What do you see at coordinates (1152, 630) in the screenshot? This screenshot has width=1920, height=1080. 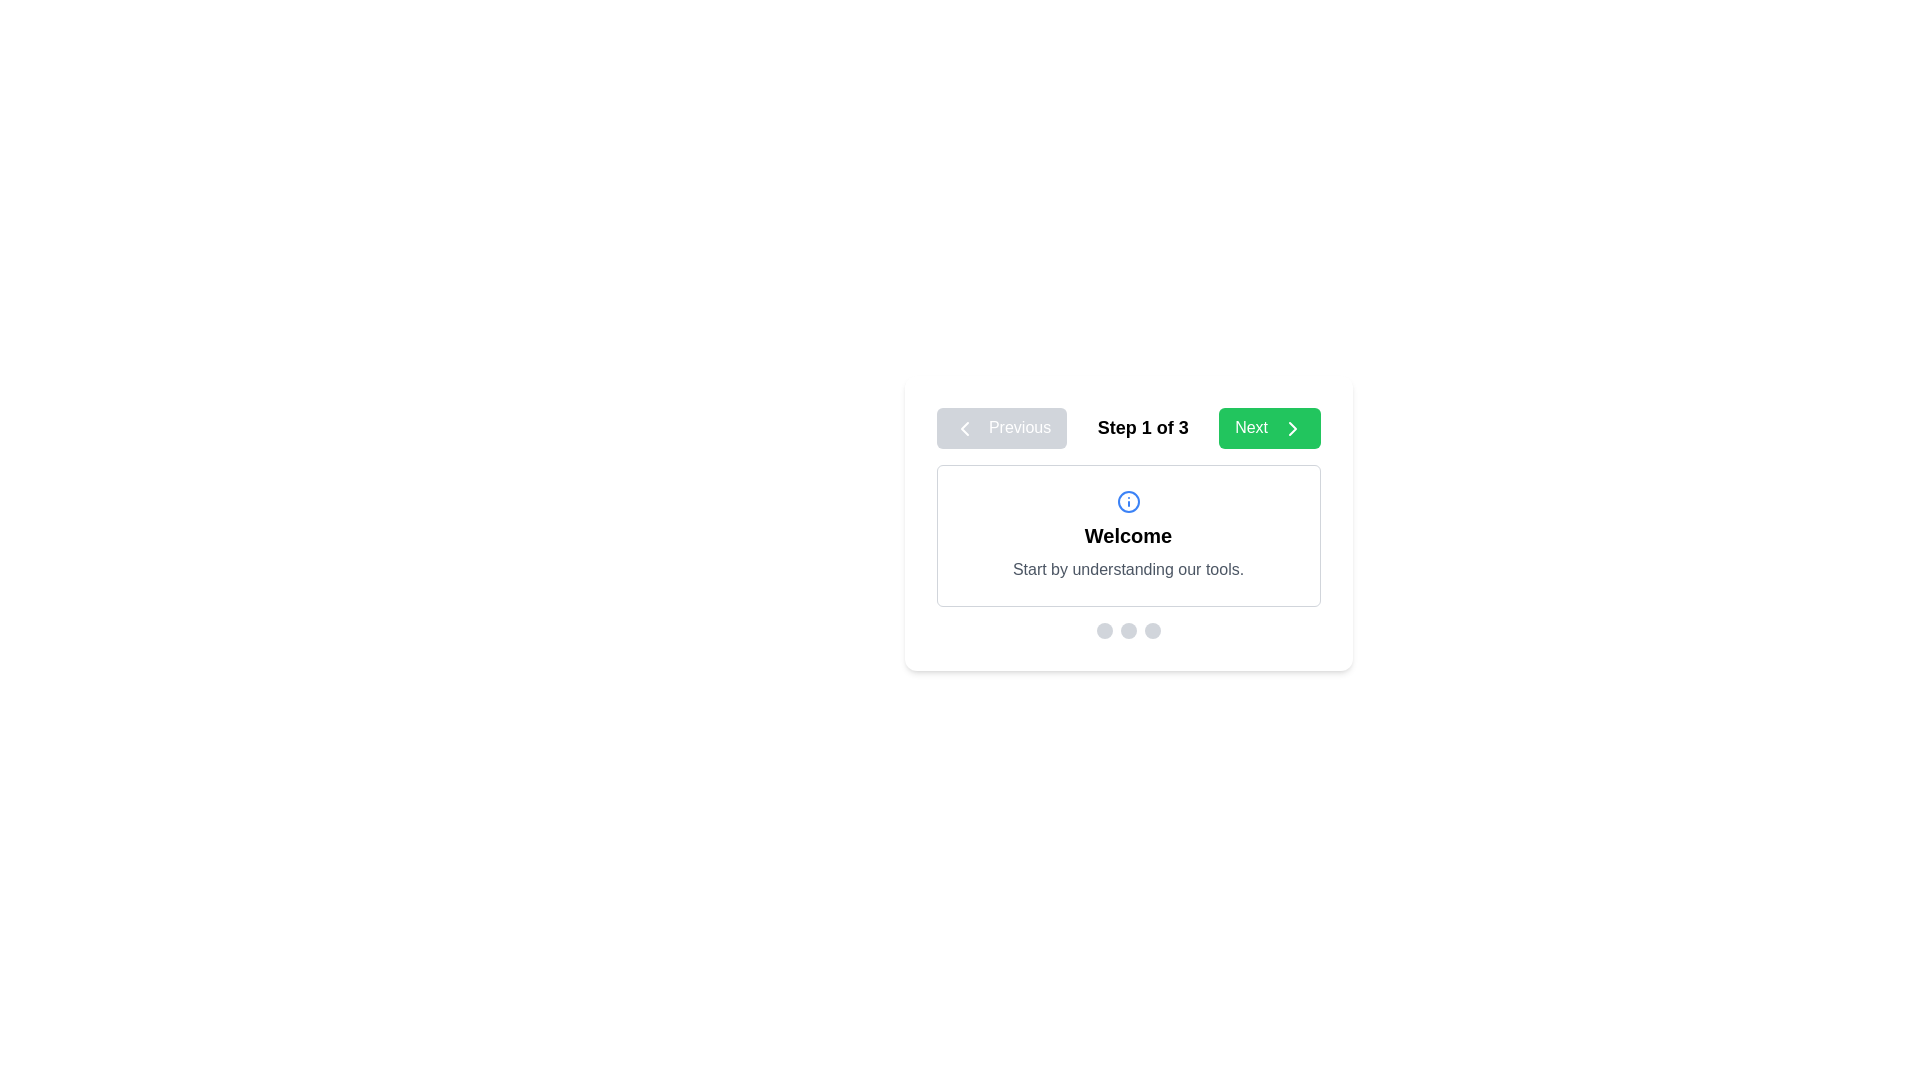 I see `the third circular indicator with a light gray background located near the bottom center of the interface, below the 'Welcome' text and between the 'Previous' and 'Next' navigation buttons` at bounding box center [1152, 630].